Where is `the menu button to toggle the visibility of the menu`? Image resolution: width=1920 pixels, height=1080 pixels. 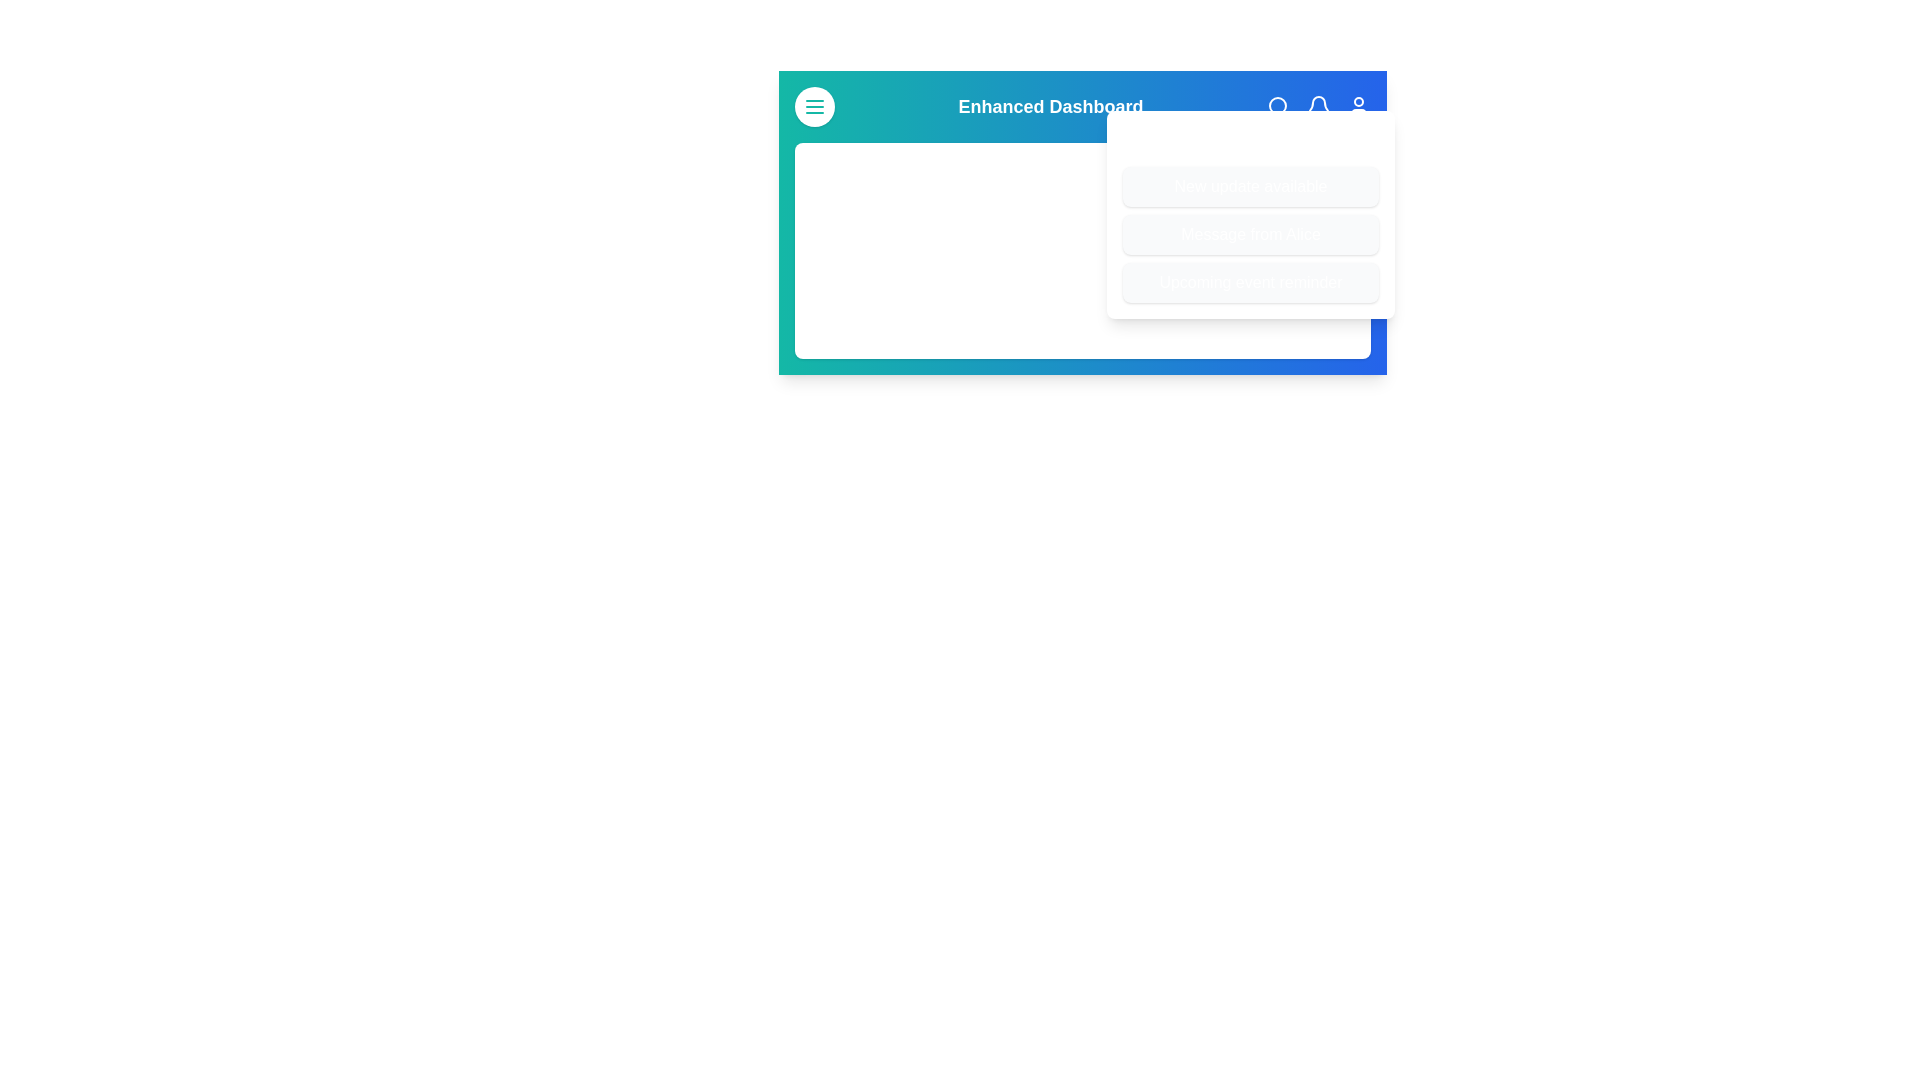
the menu button to toggle the visibility of the menu is located at coordinates (815, 107).